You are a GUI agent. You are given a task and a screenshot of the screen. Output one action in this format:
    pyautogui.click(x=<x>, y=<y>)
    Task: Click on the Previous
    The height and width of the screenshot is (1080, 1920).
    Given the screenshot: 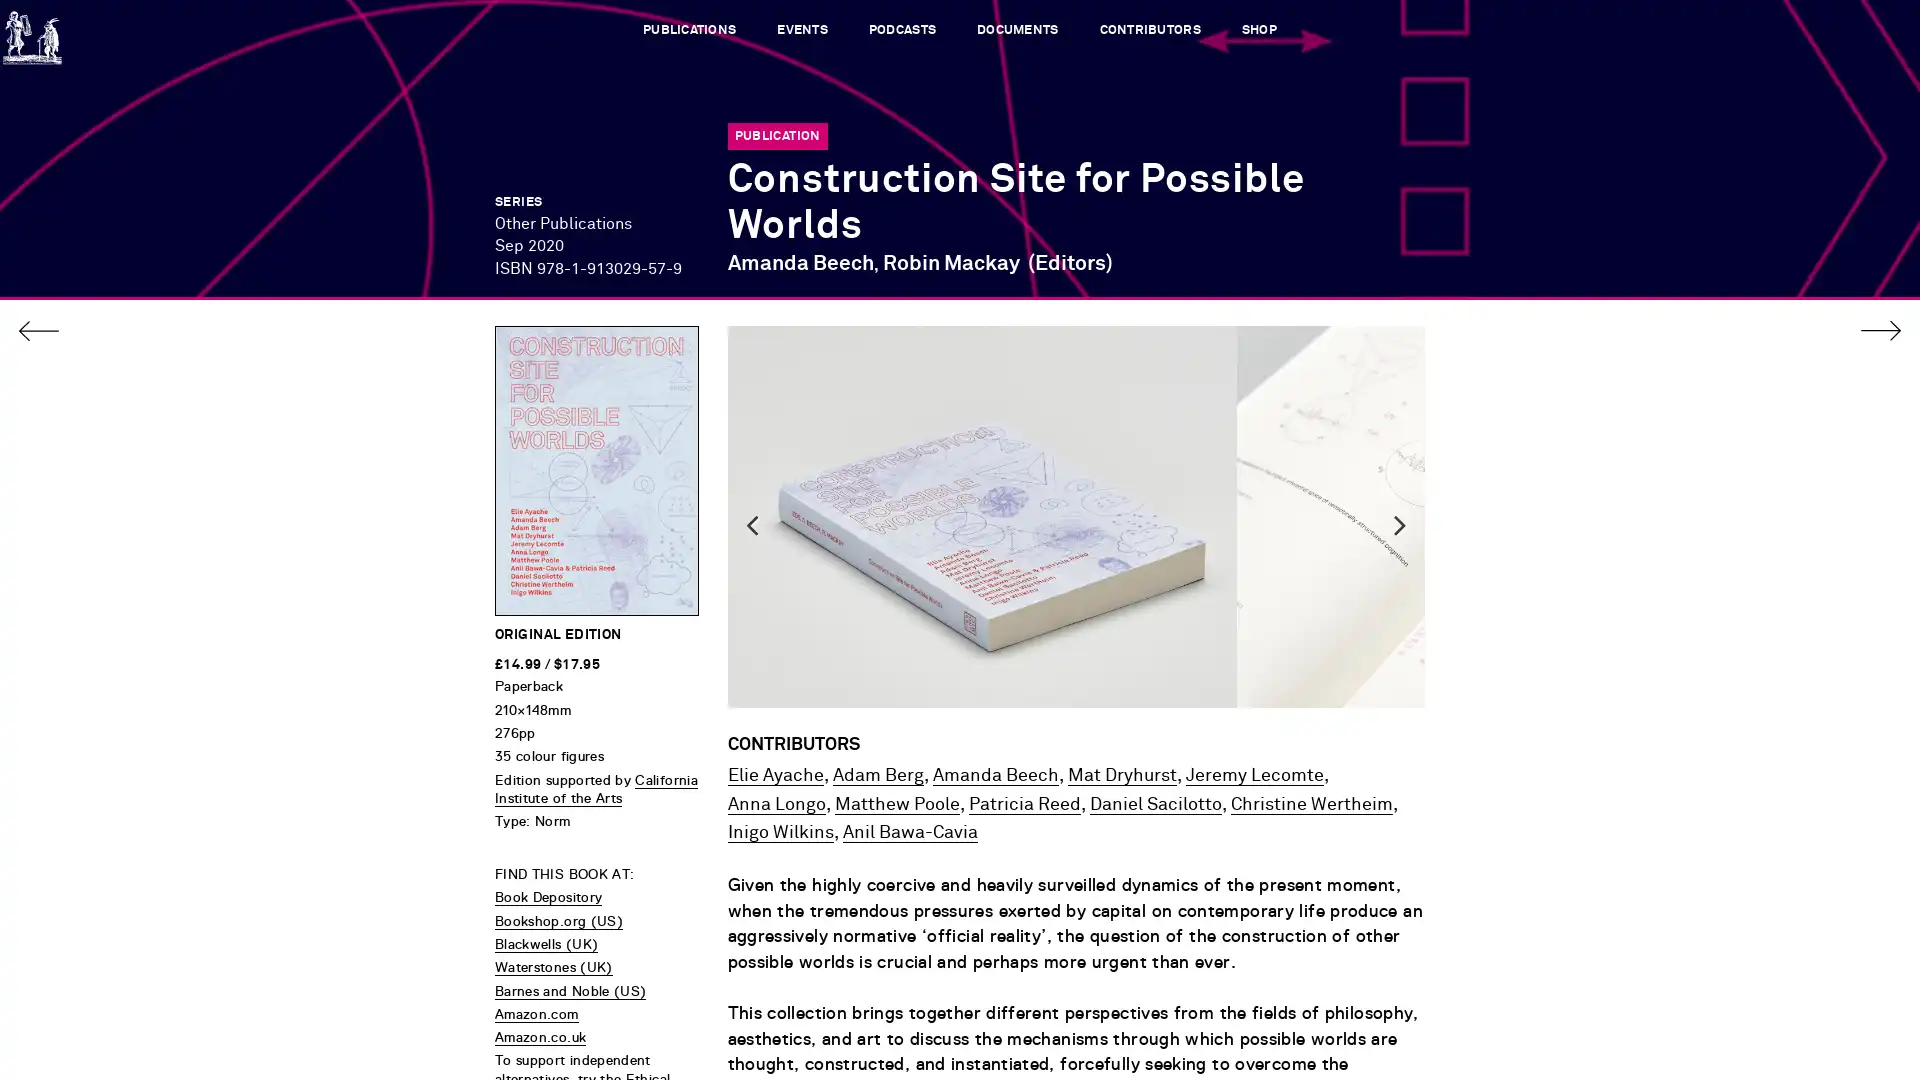 What is the action you would take?
    pyautogui.click(x=751, y=585)
    